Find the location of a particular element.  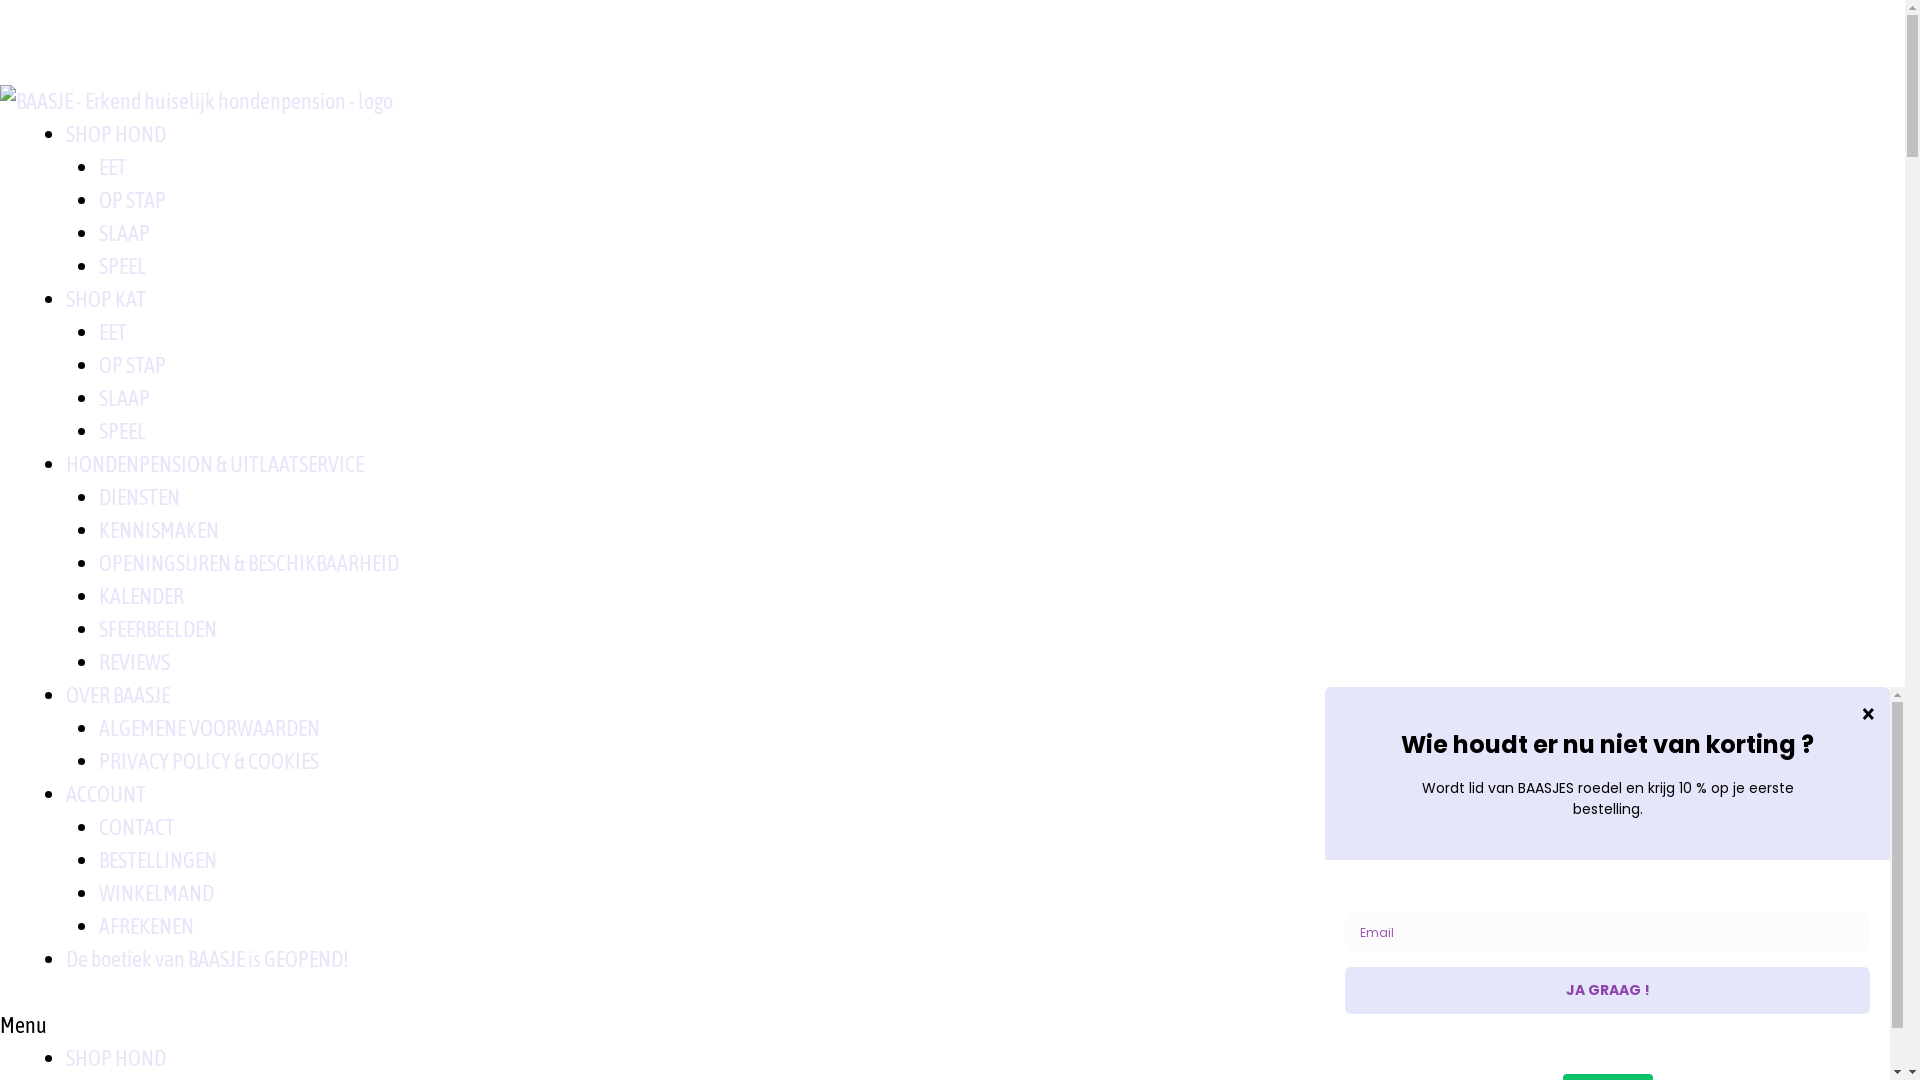

'KALENDER' is located at coordinates (140, 595).